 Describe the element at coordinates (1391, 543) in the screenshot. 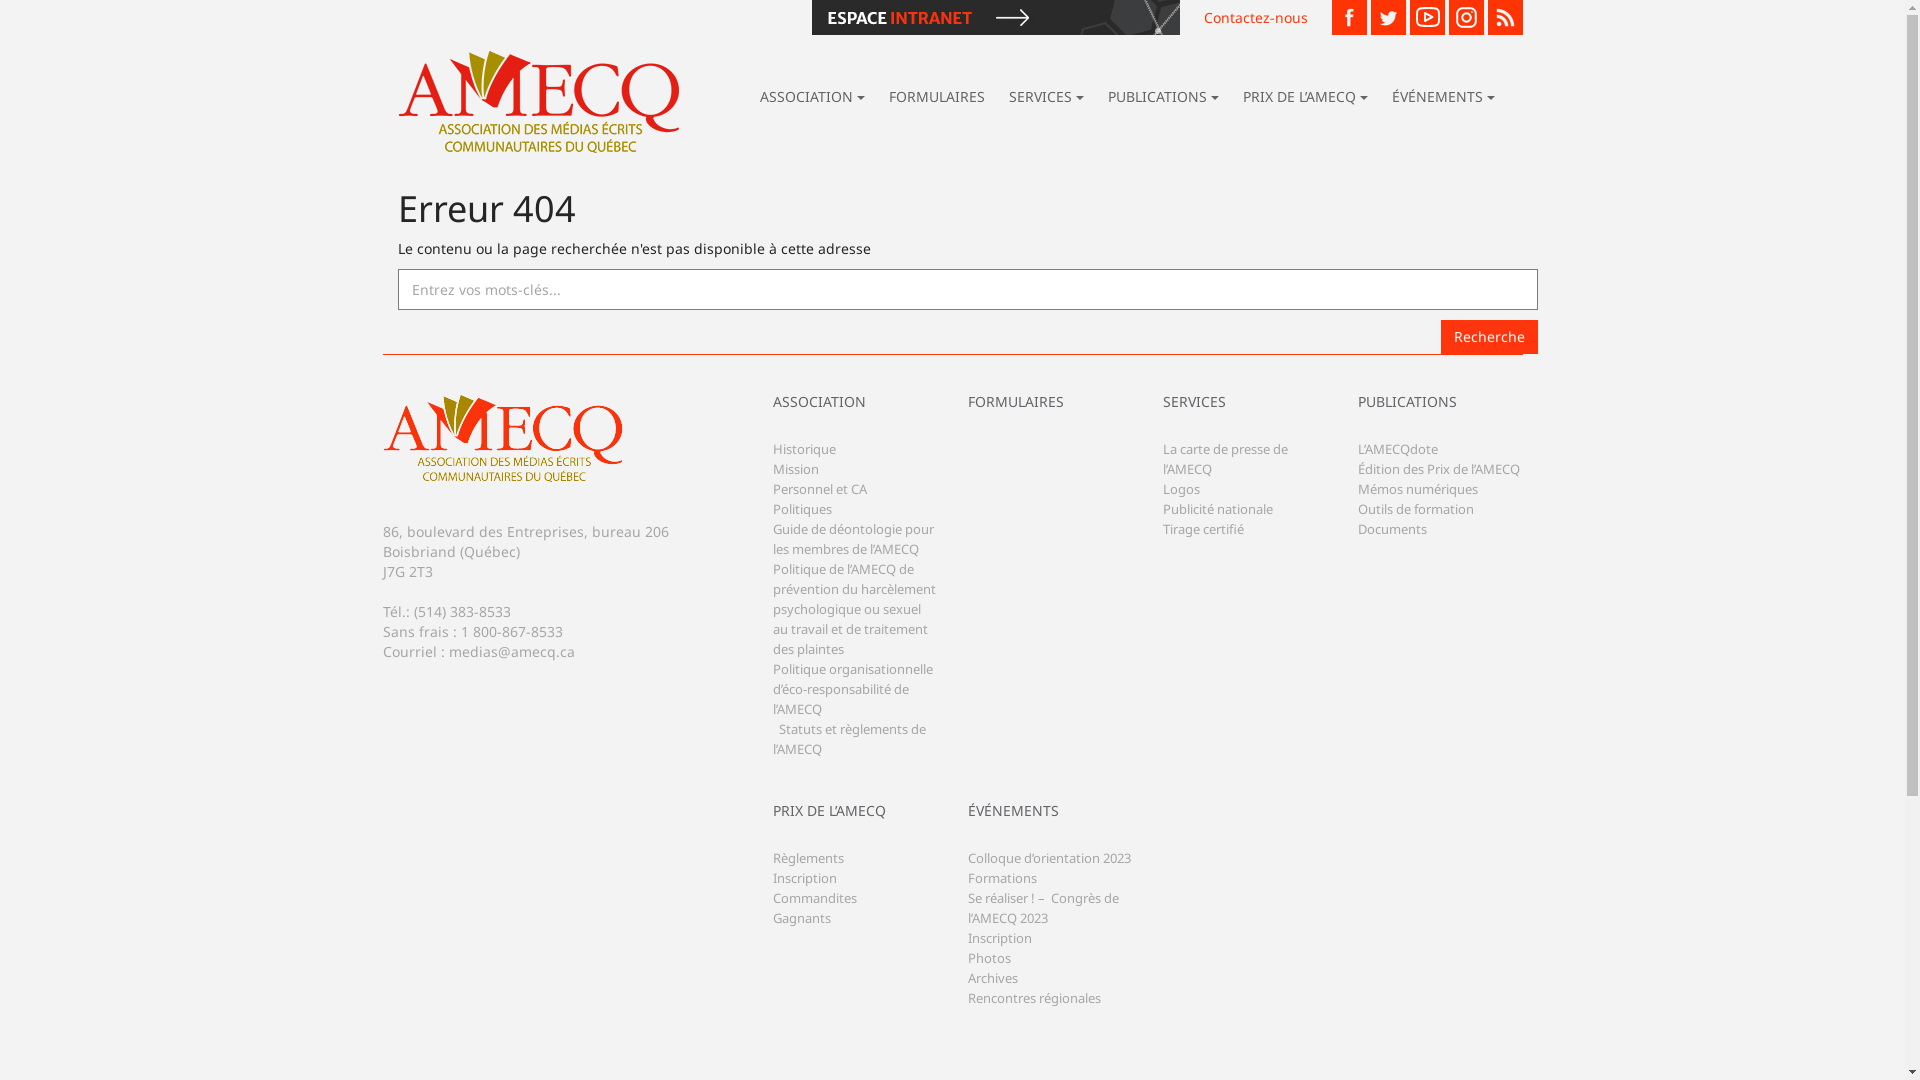

I see `'Documents'` at that location.